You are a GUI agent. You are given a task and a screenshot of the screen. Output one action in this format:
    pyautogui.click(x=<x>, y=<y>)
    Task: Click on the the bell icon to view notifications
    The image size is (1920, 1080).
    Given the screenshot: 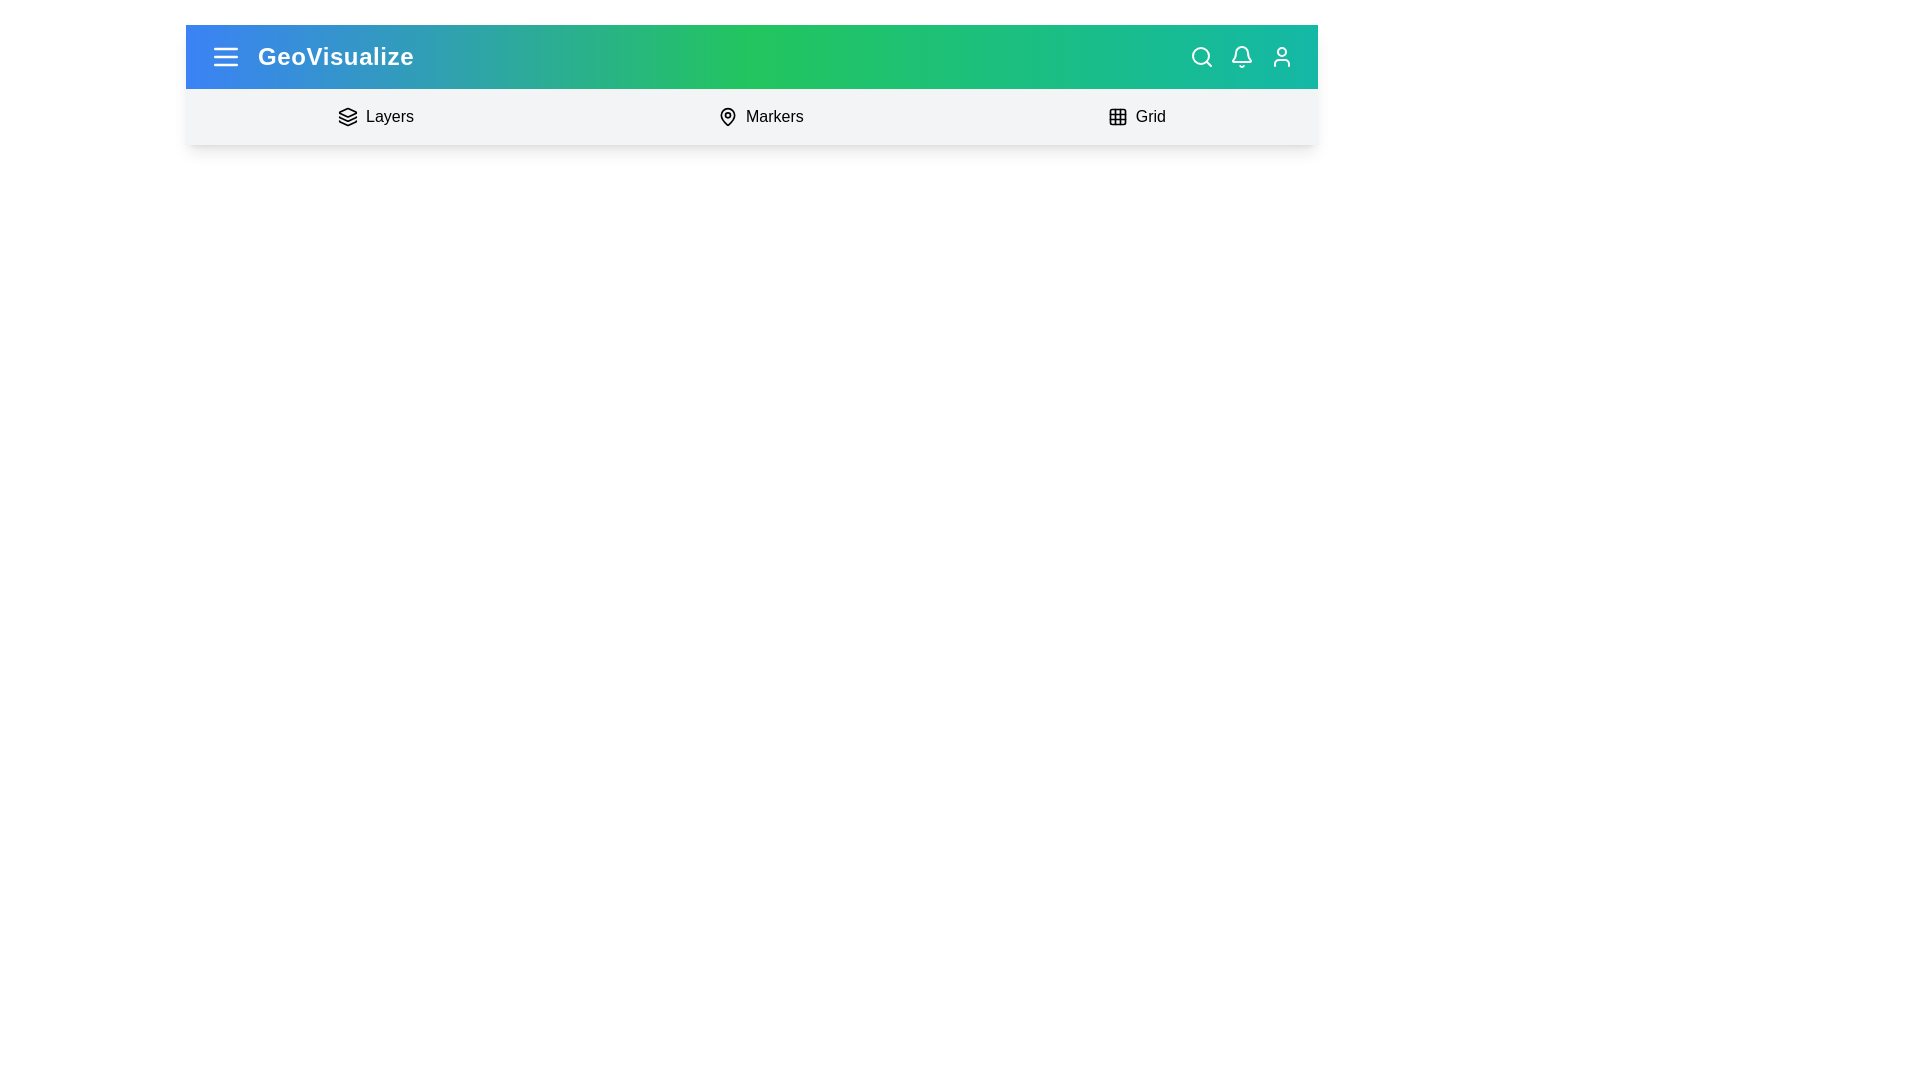 What is the action you would take?
    pyautogui.click(x=1241, y=56)
    